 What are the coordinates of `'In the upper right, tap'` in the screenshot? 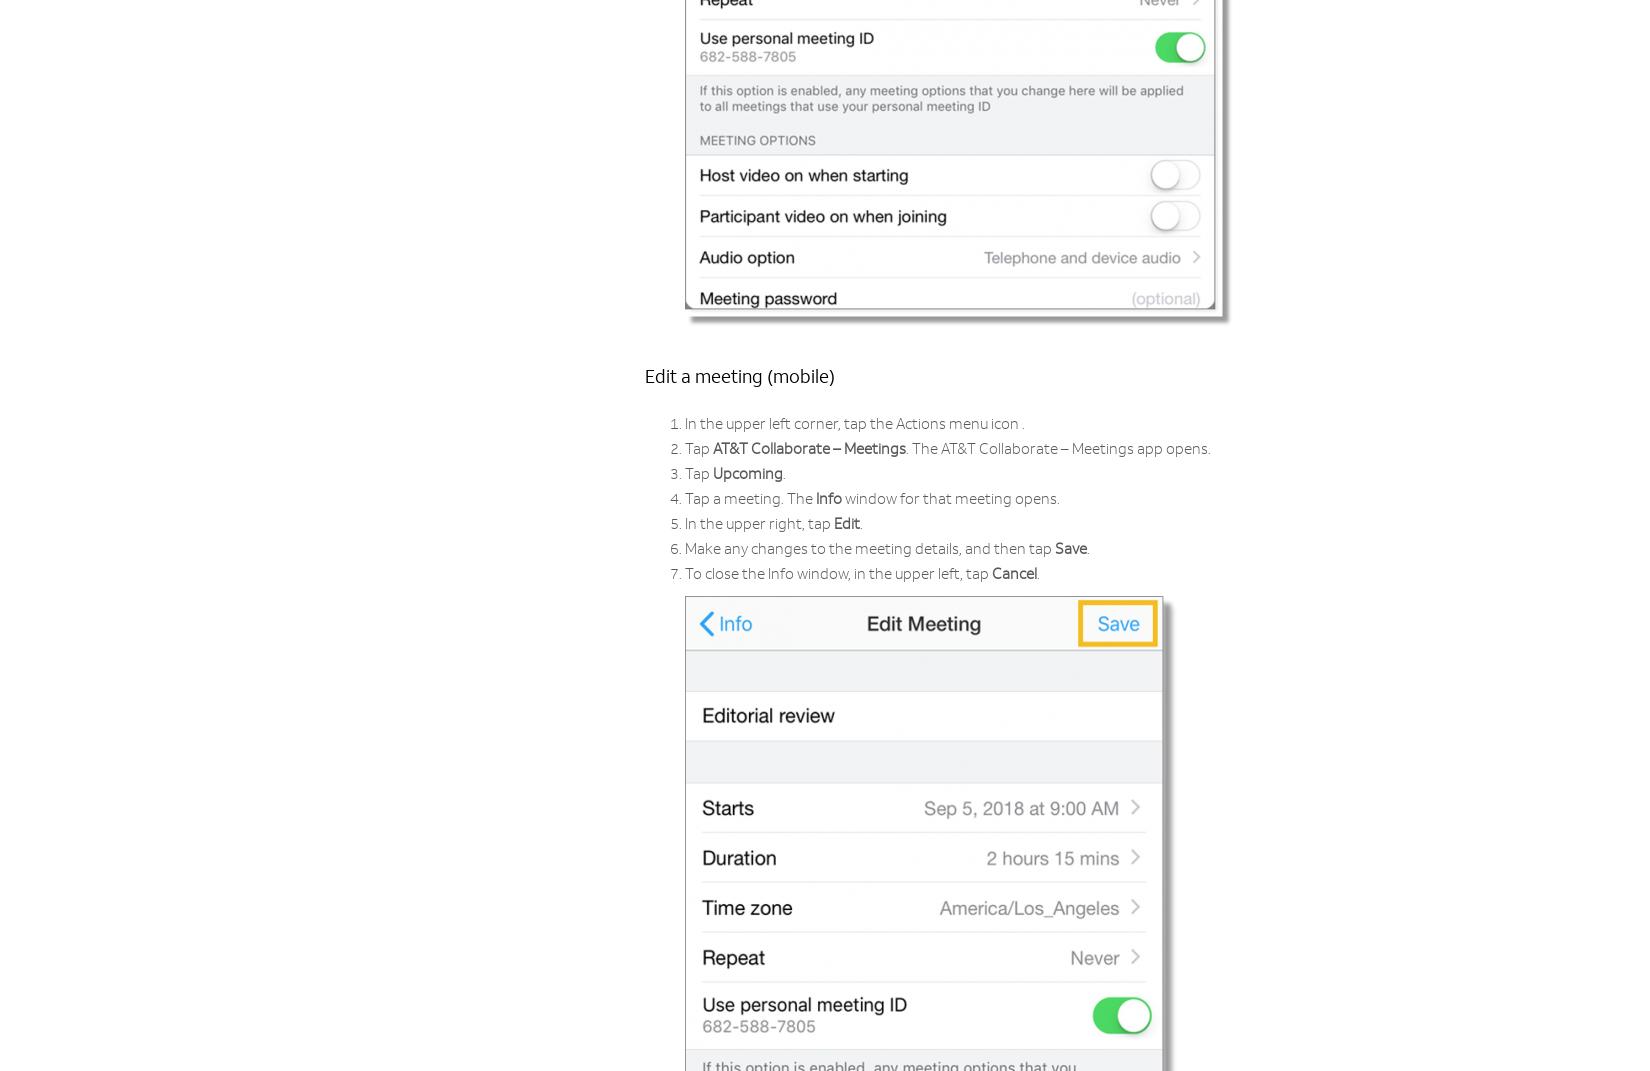 It's located at (758, 524).